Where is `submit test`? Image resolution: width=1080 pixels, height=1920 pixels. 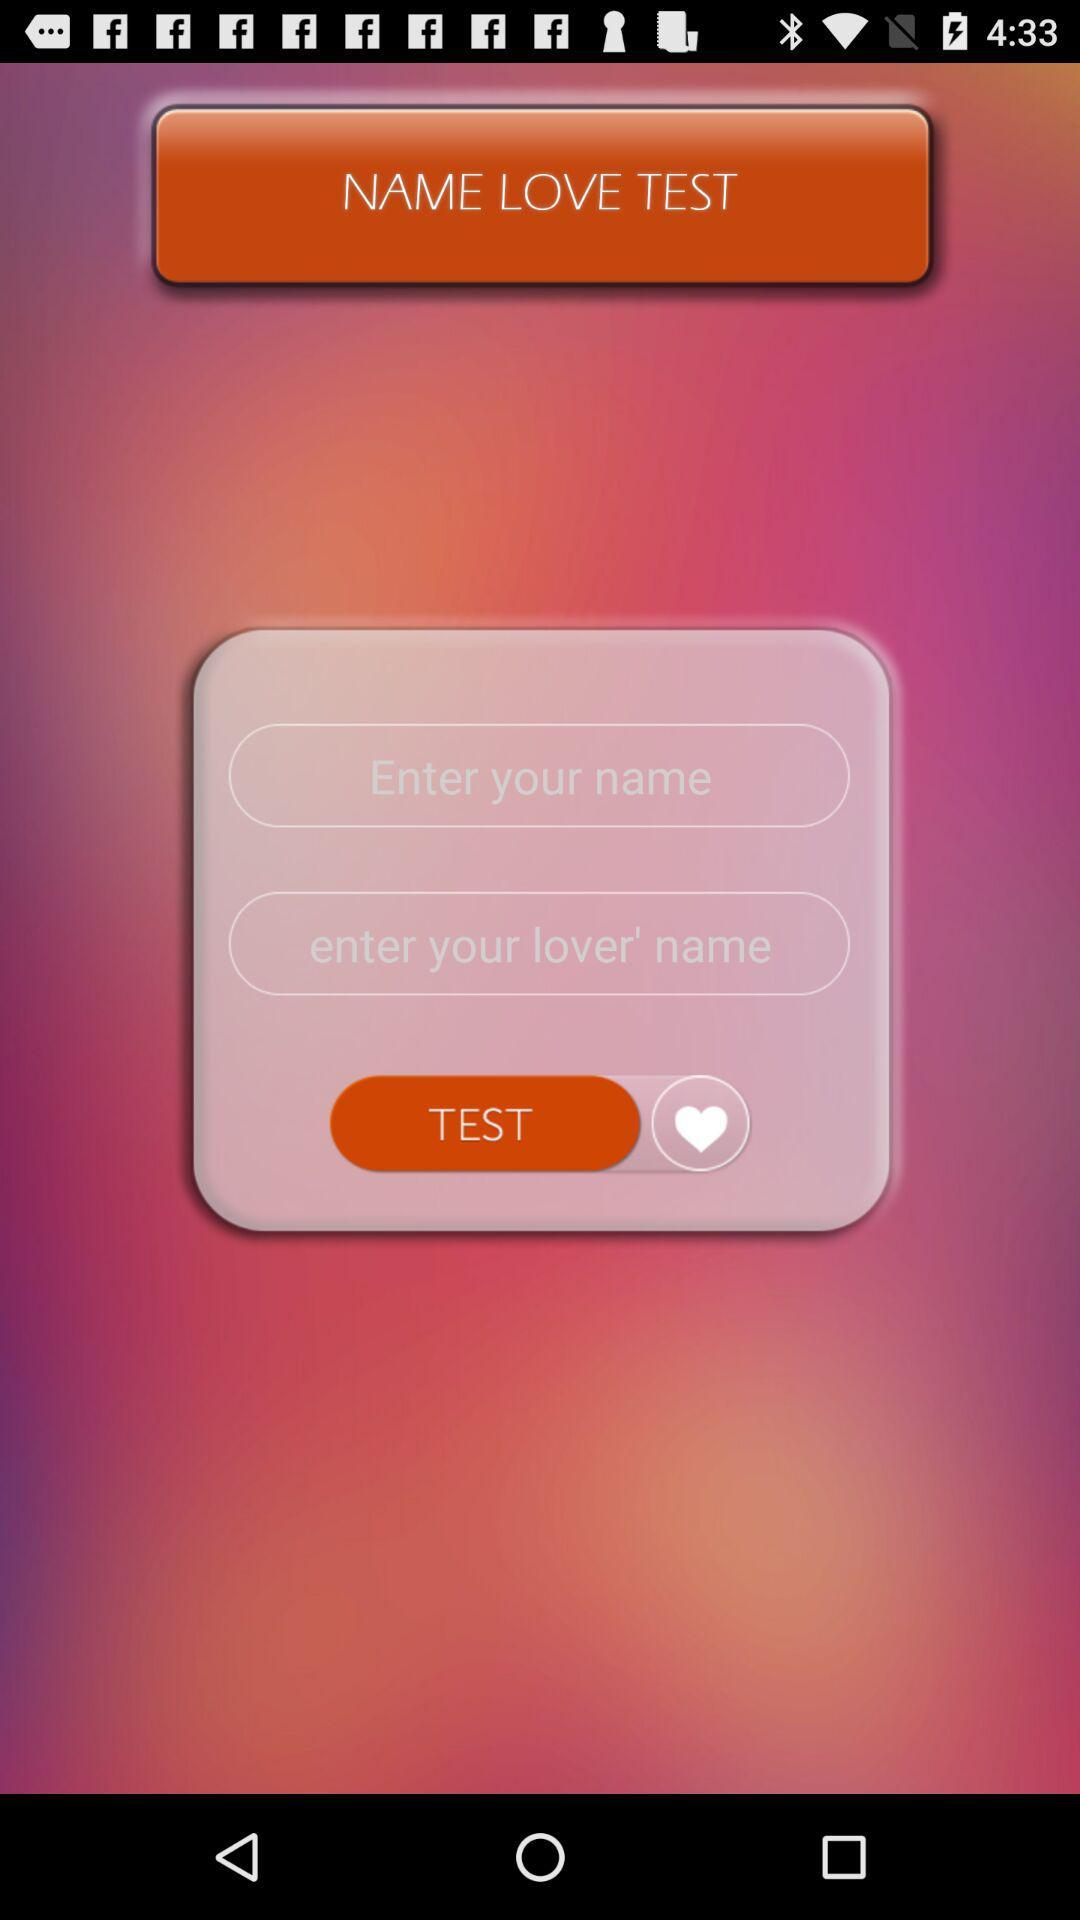 submit test is located at coordinates (538, 1123).